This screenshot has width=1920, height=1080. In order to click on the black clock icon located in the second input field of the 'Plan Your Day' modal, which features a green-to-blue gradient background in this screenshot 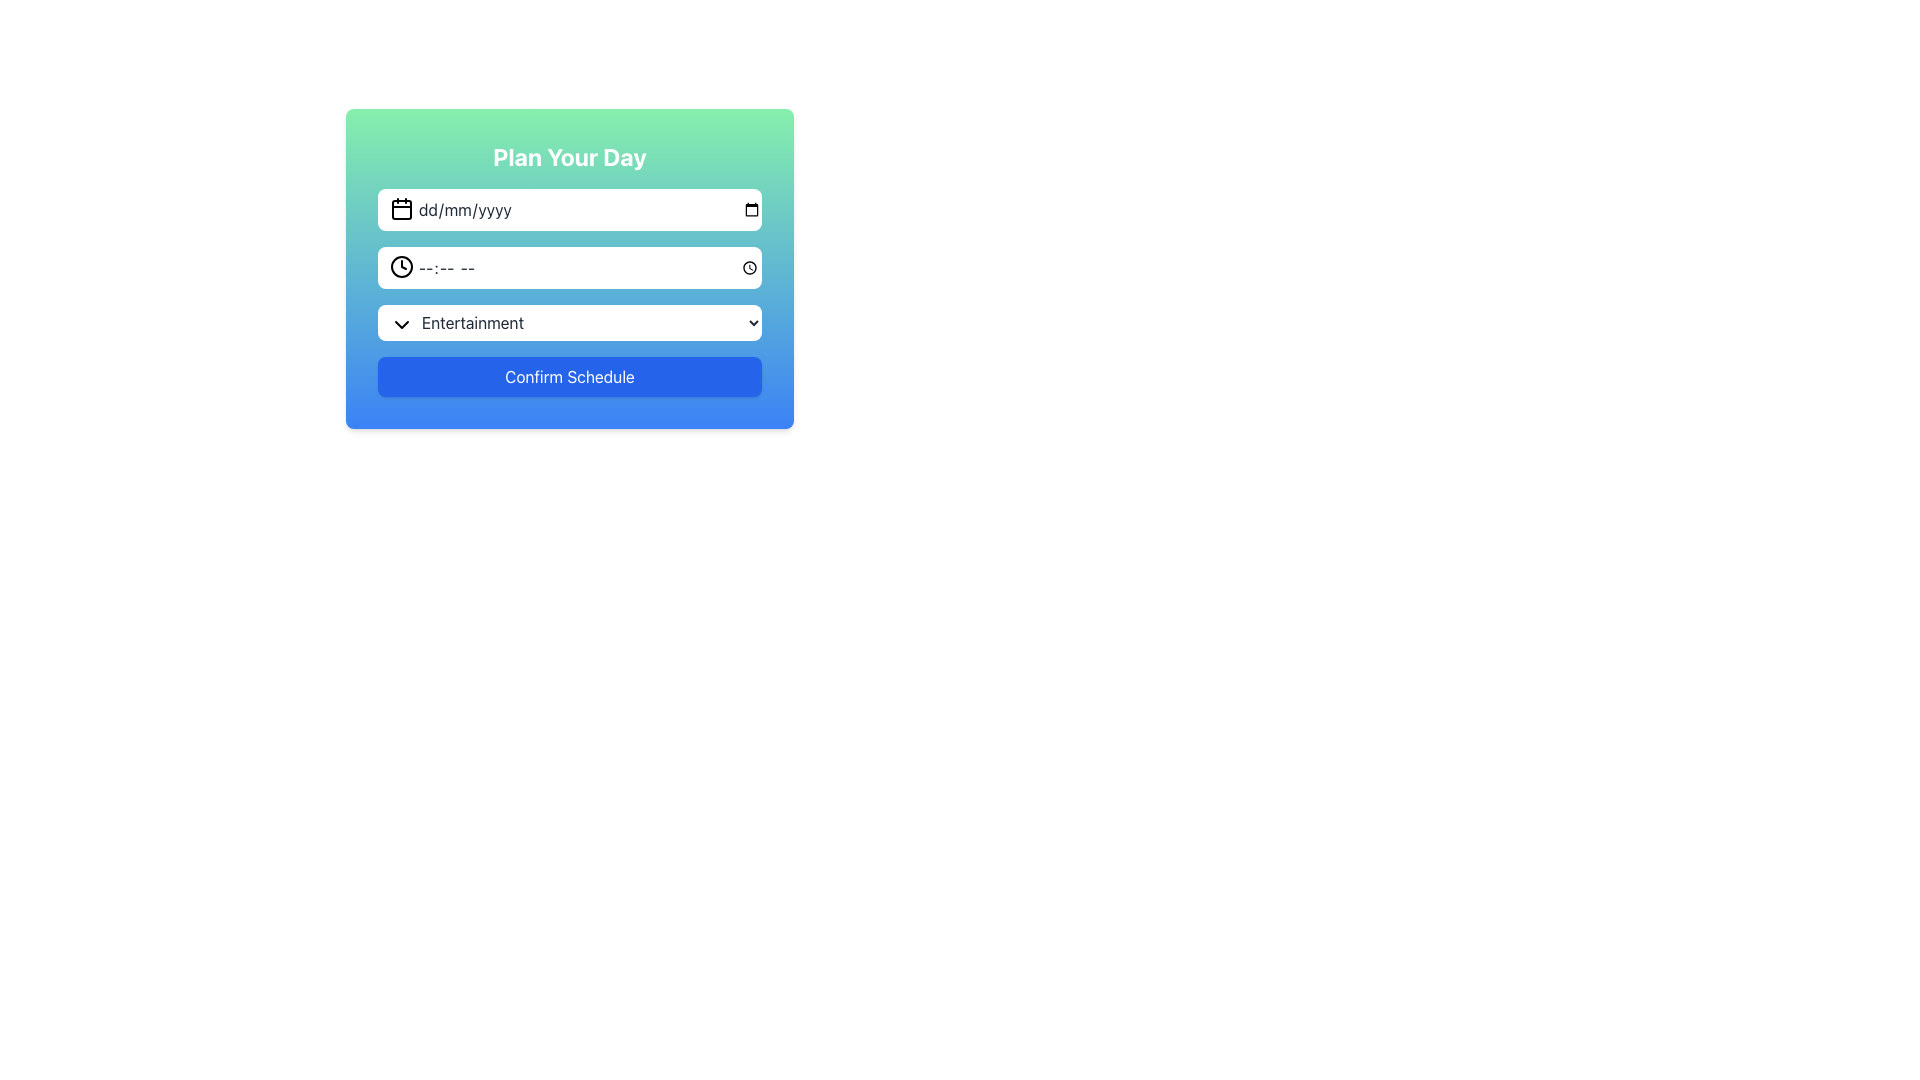, I will do `click(401, 265)`.